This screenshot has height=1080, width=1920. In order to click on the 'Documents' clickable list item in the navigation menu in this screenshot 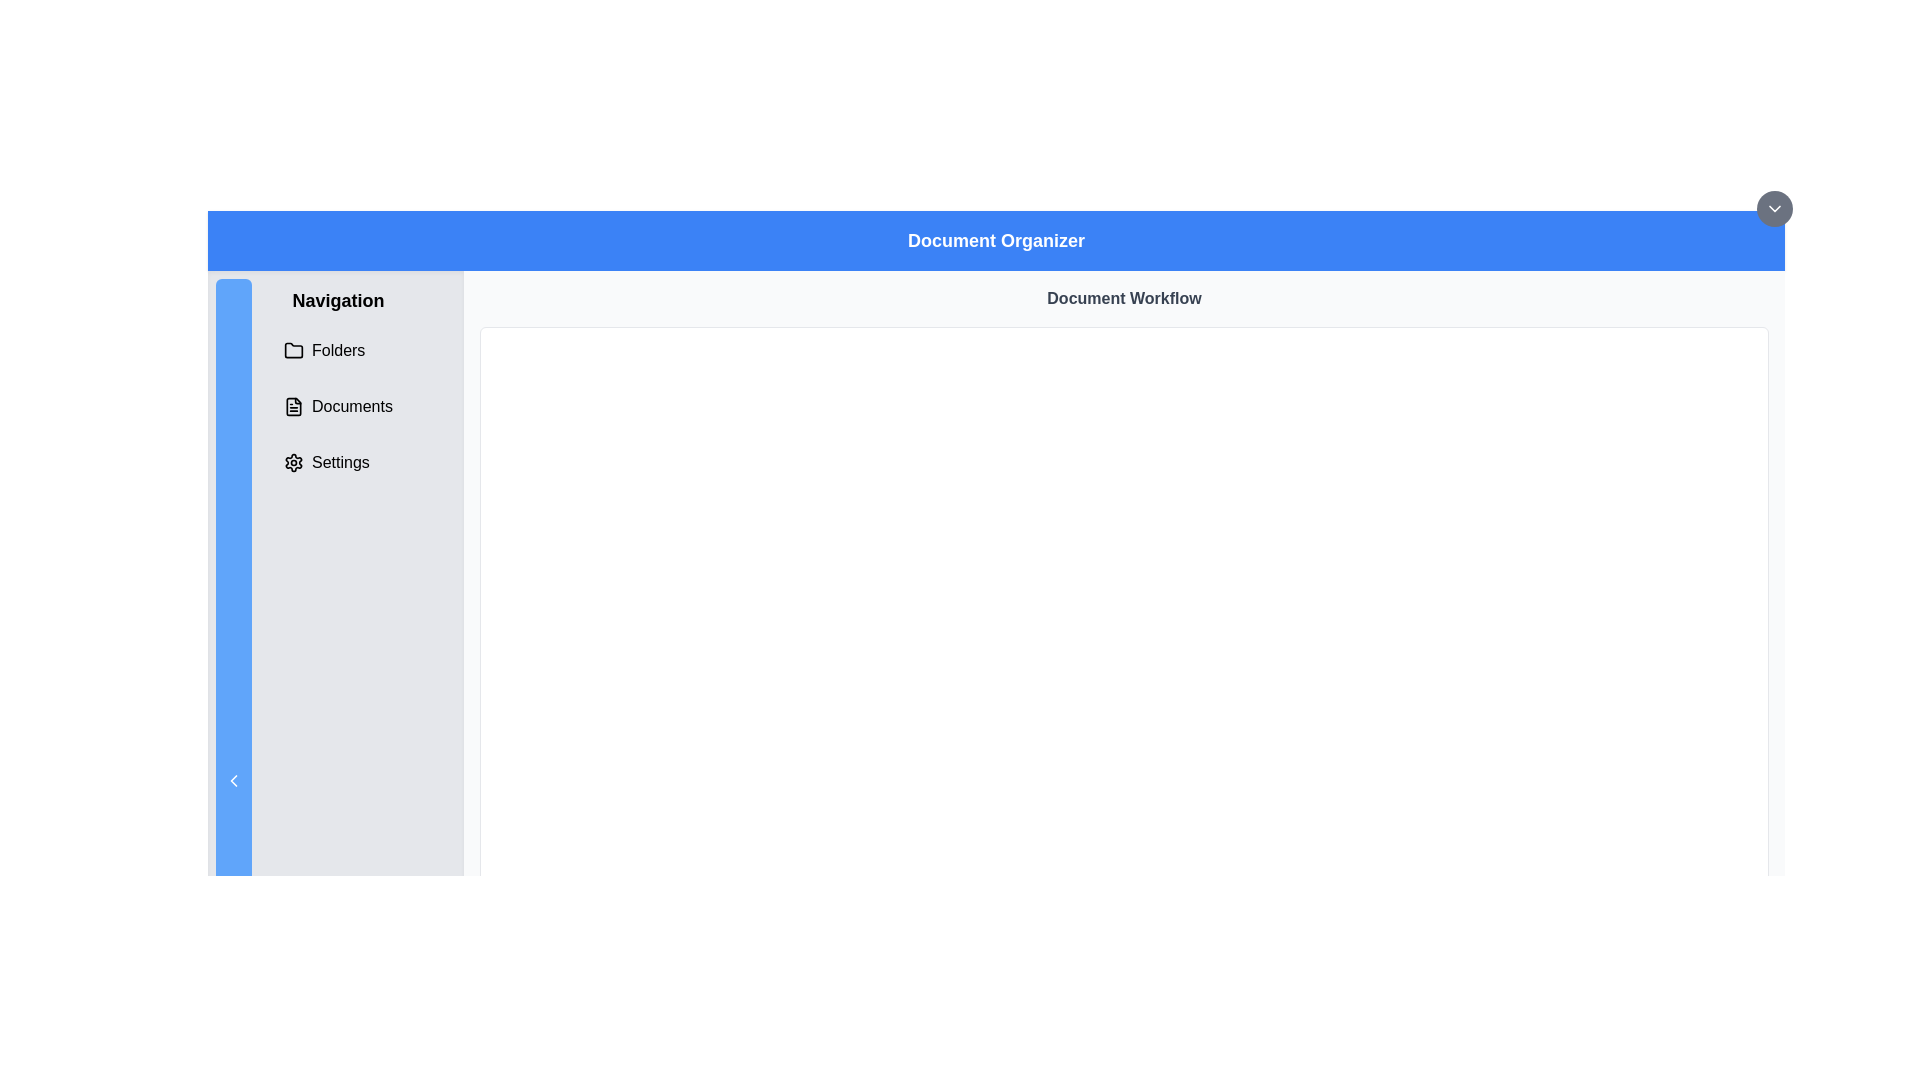, I will do `click(338, 406)`.